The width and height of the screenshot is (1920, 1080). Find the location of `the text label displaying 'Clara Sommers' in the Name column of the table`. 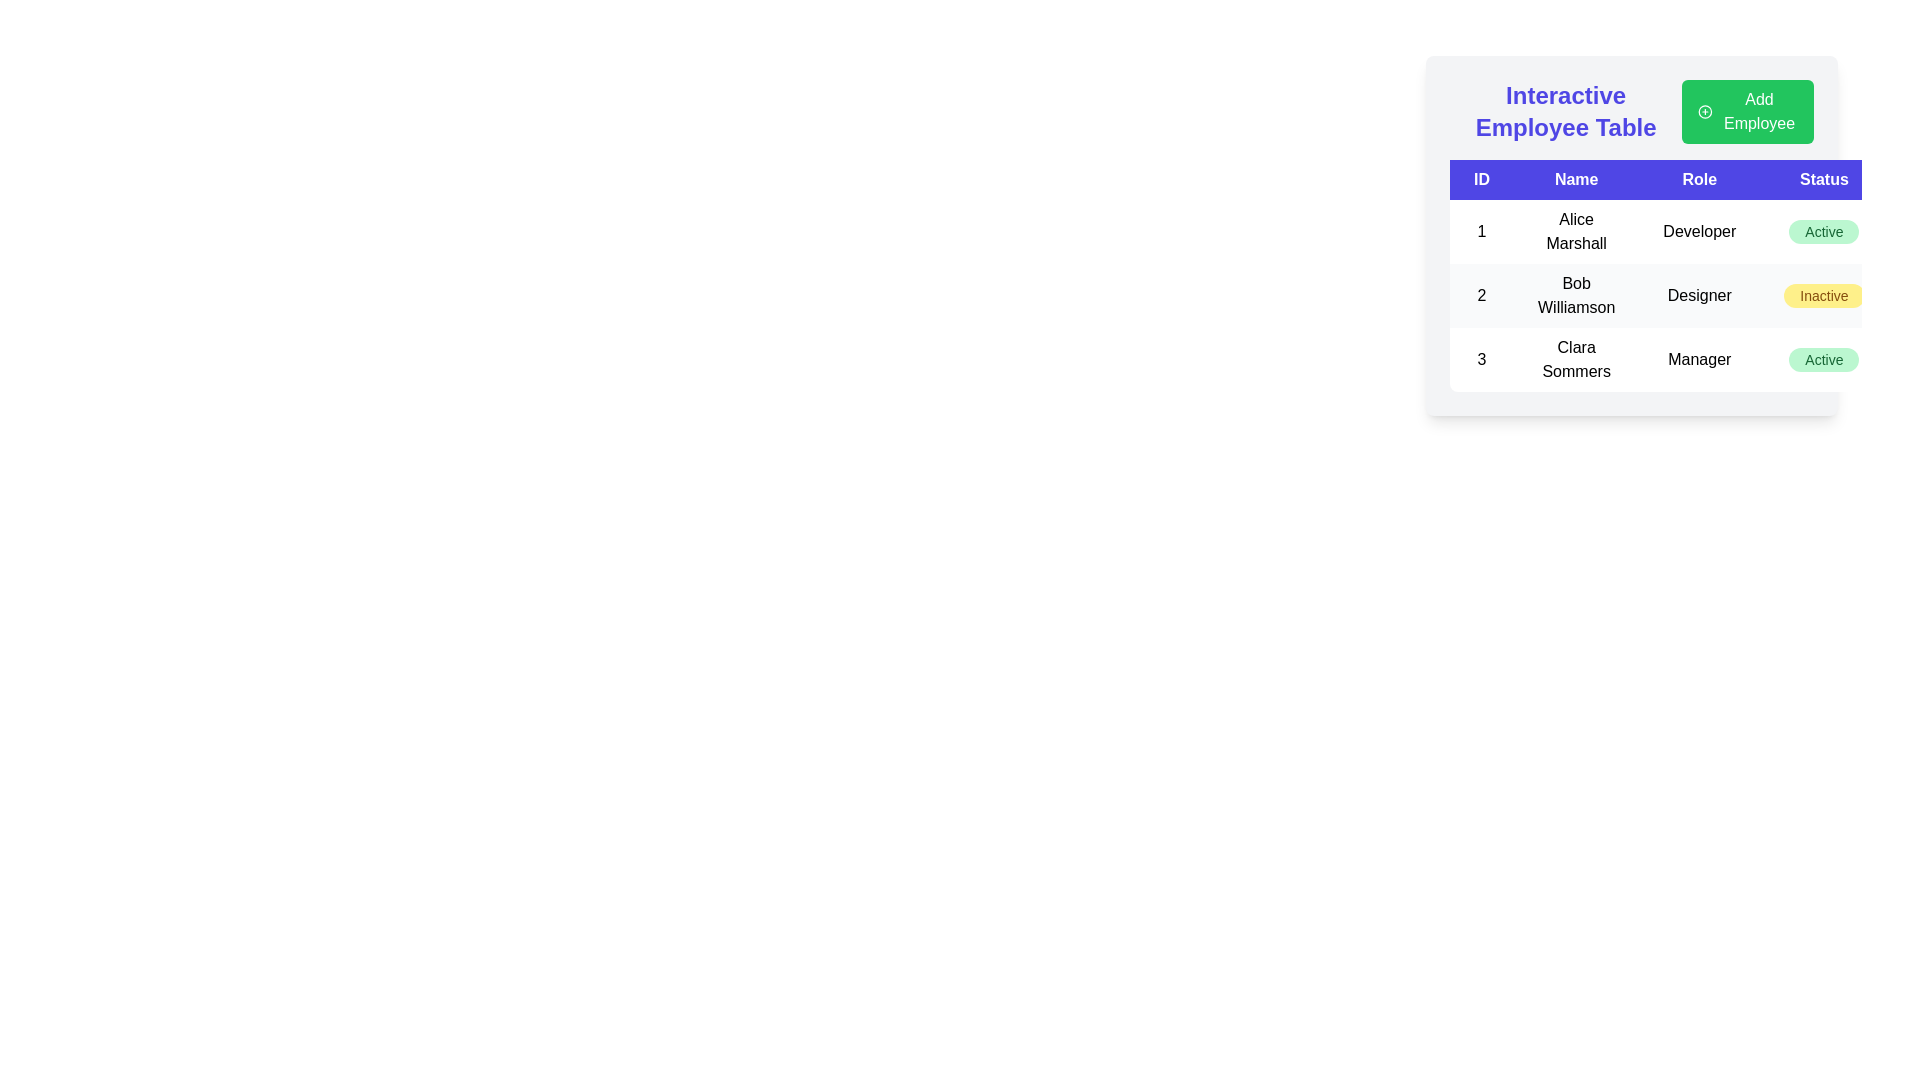

the text label displaying 'Clara Sommers' in the Name column of the table is located at coordinates (1575, 358).